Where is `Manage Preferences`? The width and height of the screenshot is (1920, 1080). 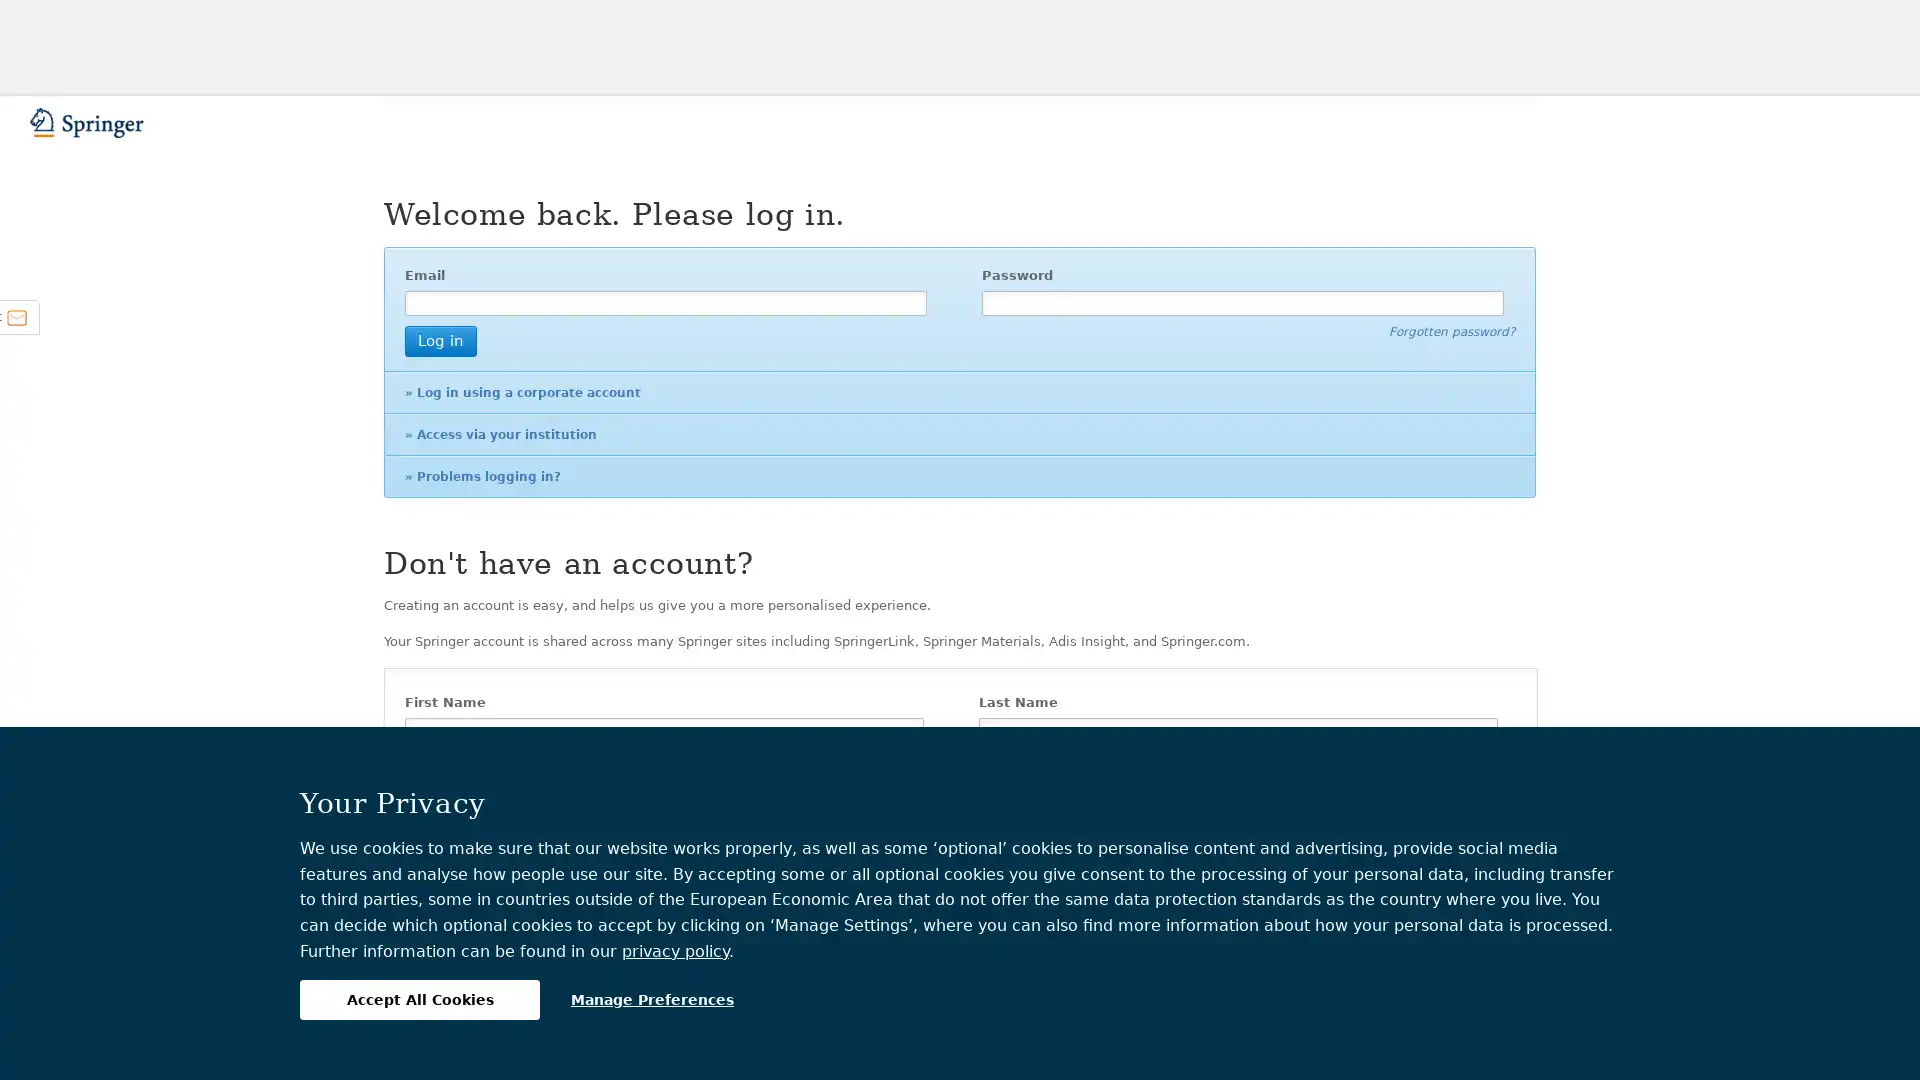 Manage Preferences is located at coordinates (652, 999).